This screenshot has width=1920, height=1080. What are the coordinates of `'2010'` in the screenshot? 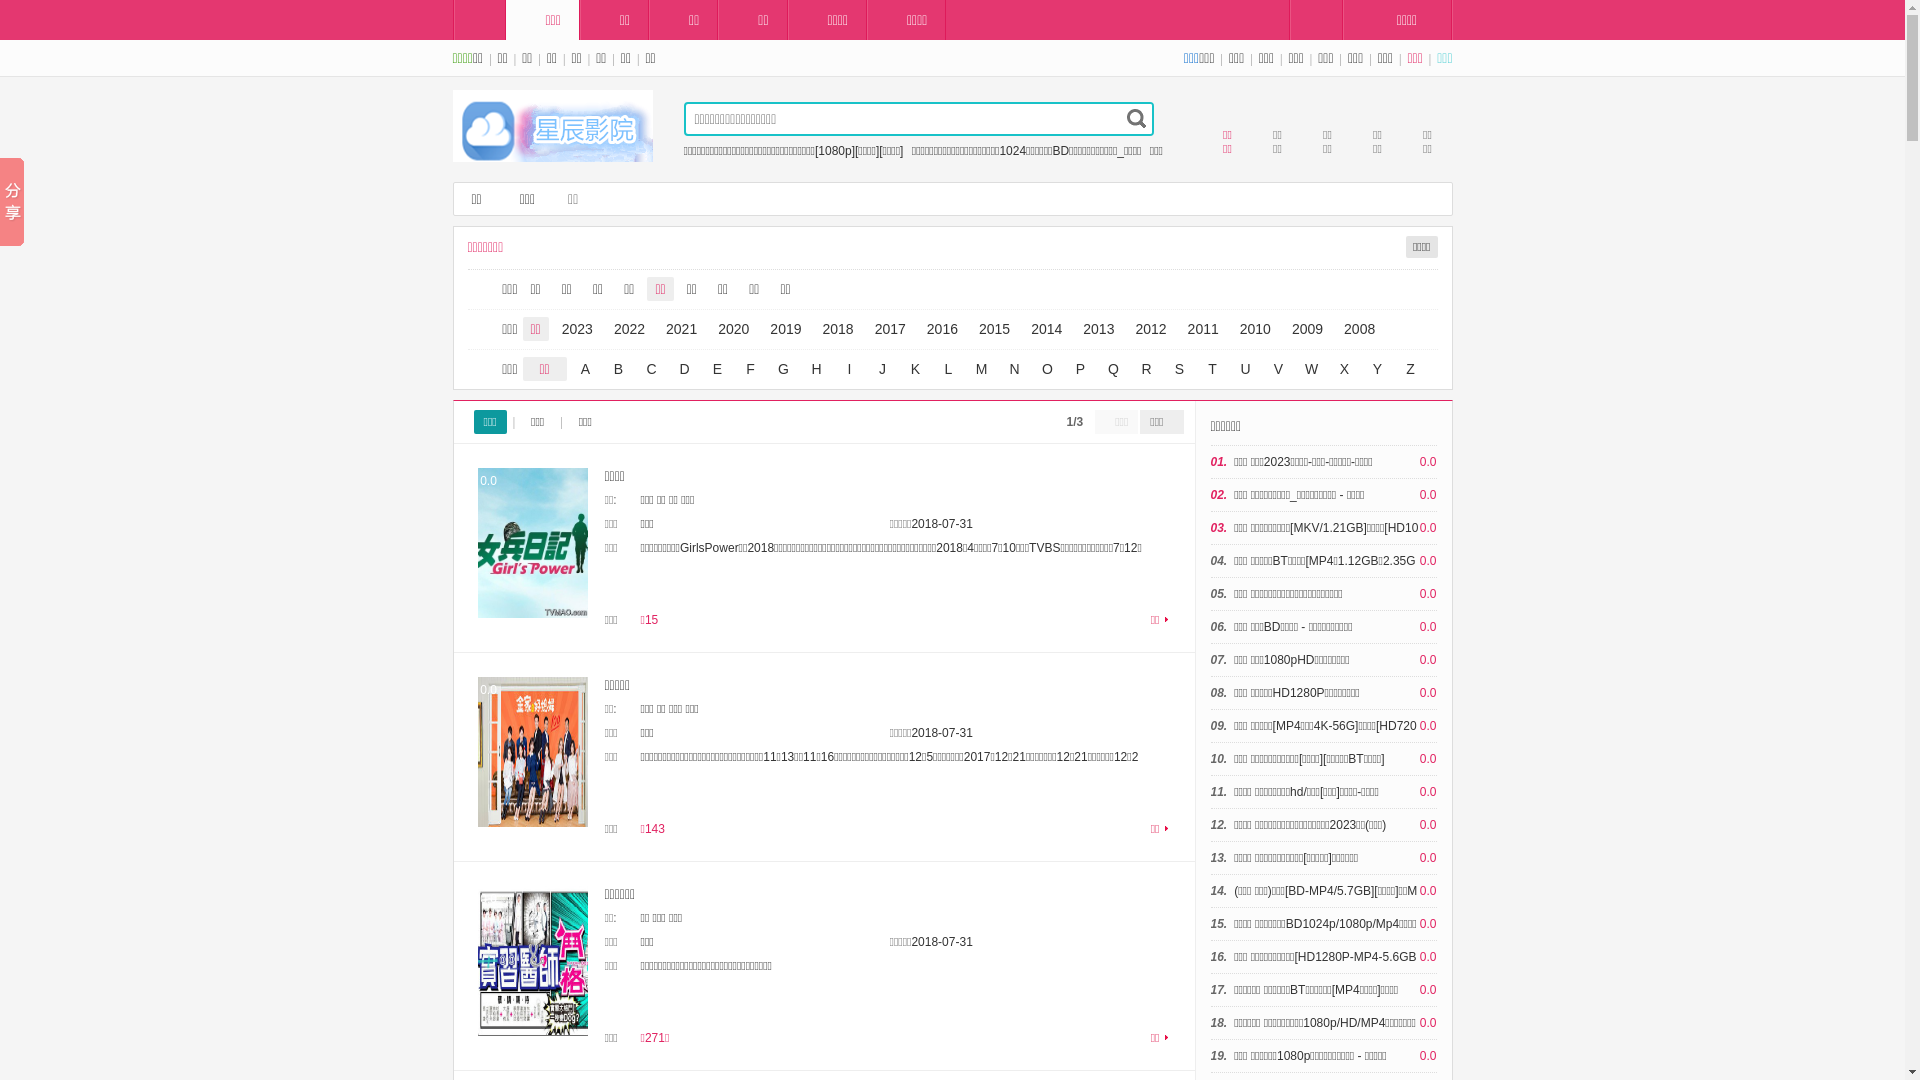 It's located at (1254, 327).